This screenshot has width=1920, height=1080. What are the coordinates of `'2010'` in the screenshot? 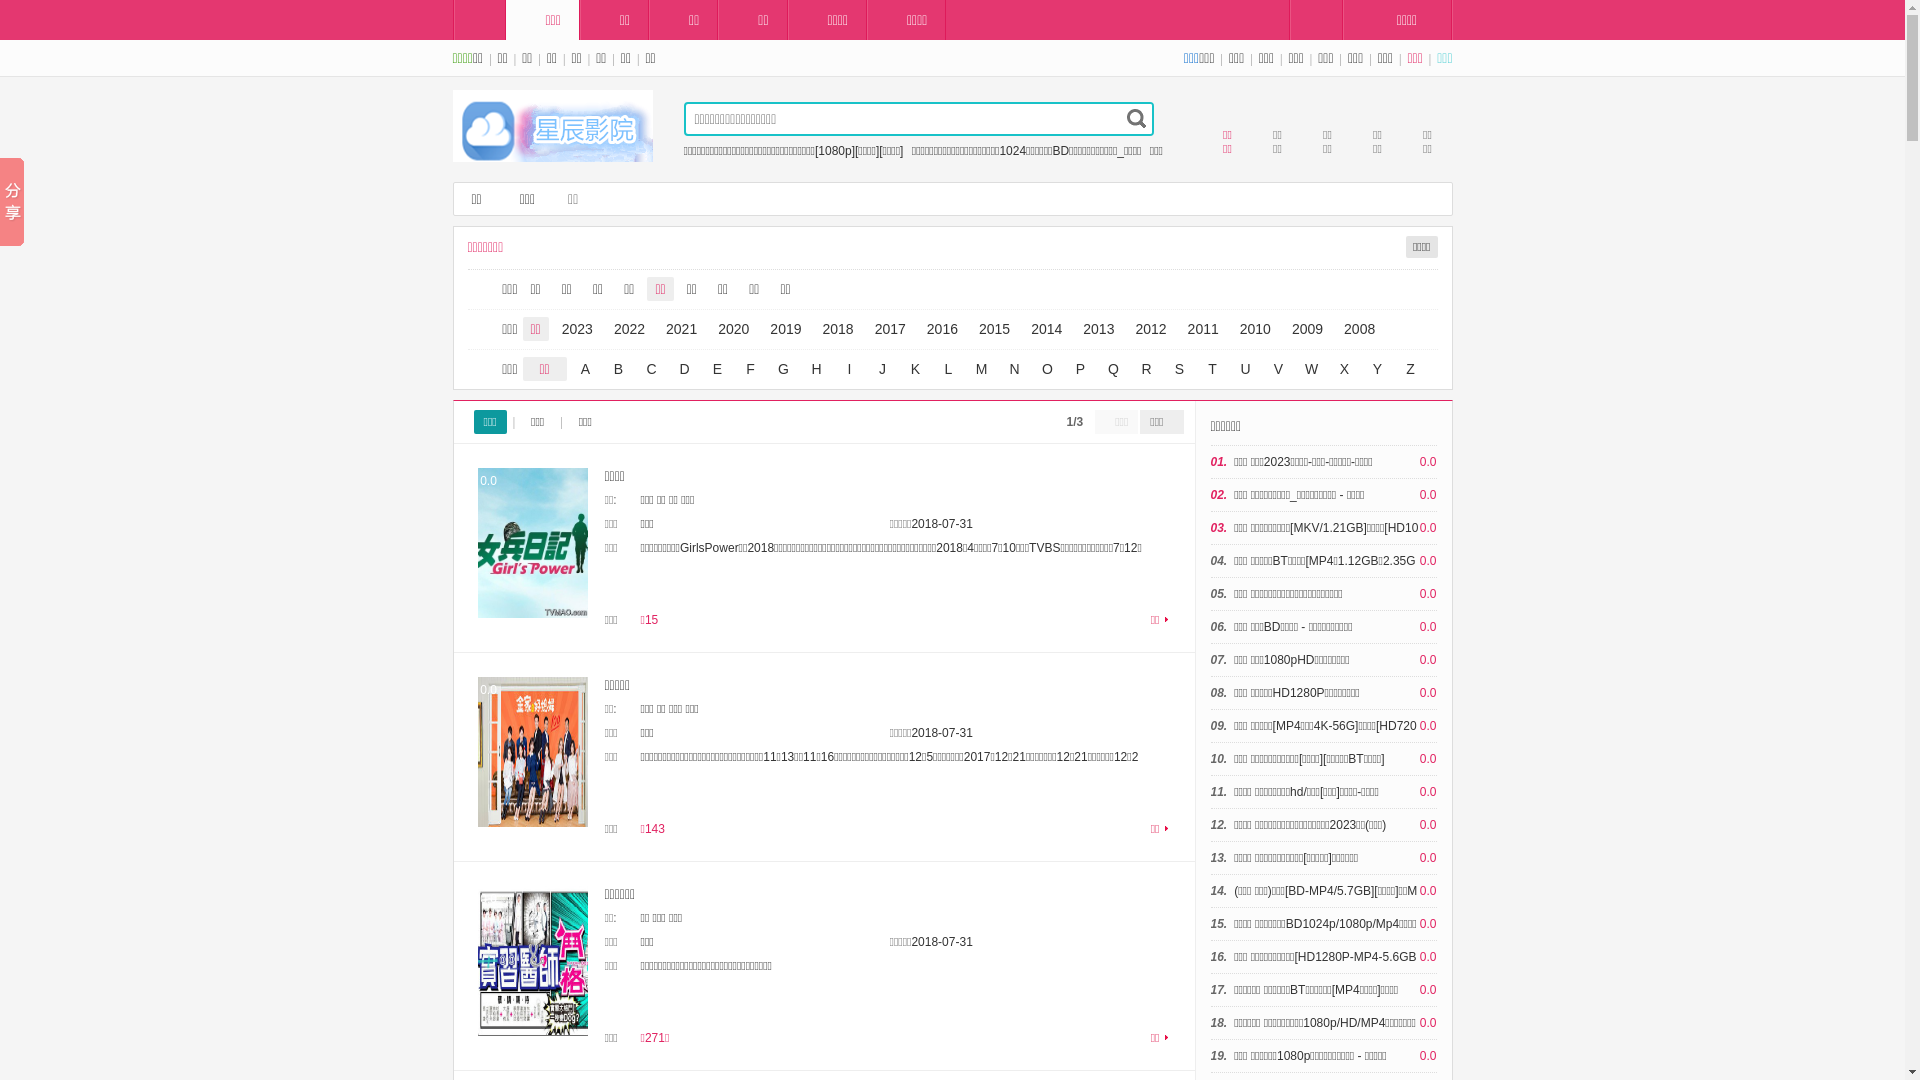 It's located at (1254, 327).